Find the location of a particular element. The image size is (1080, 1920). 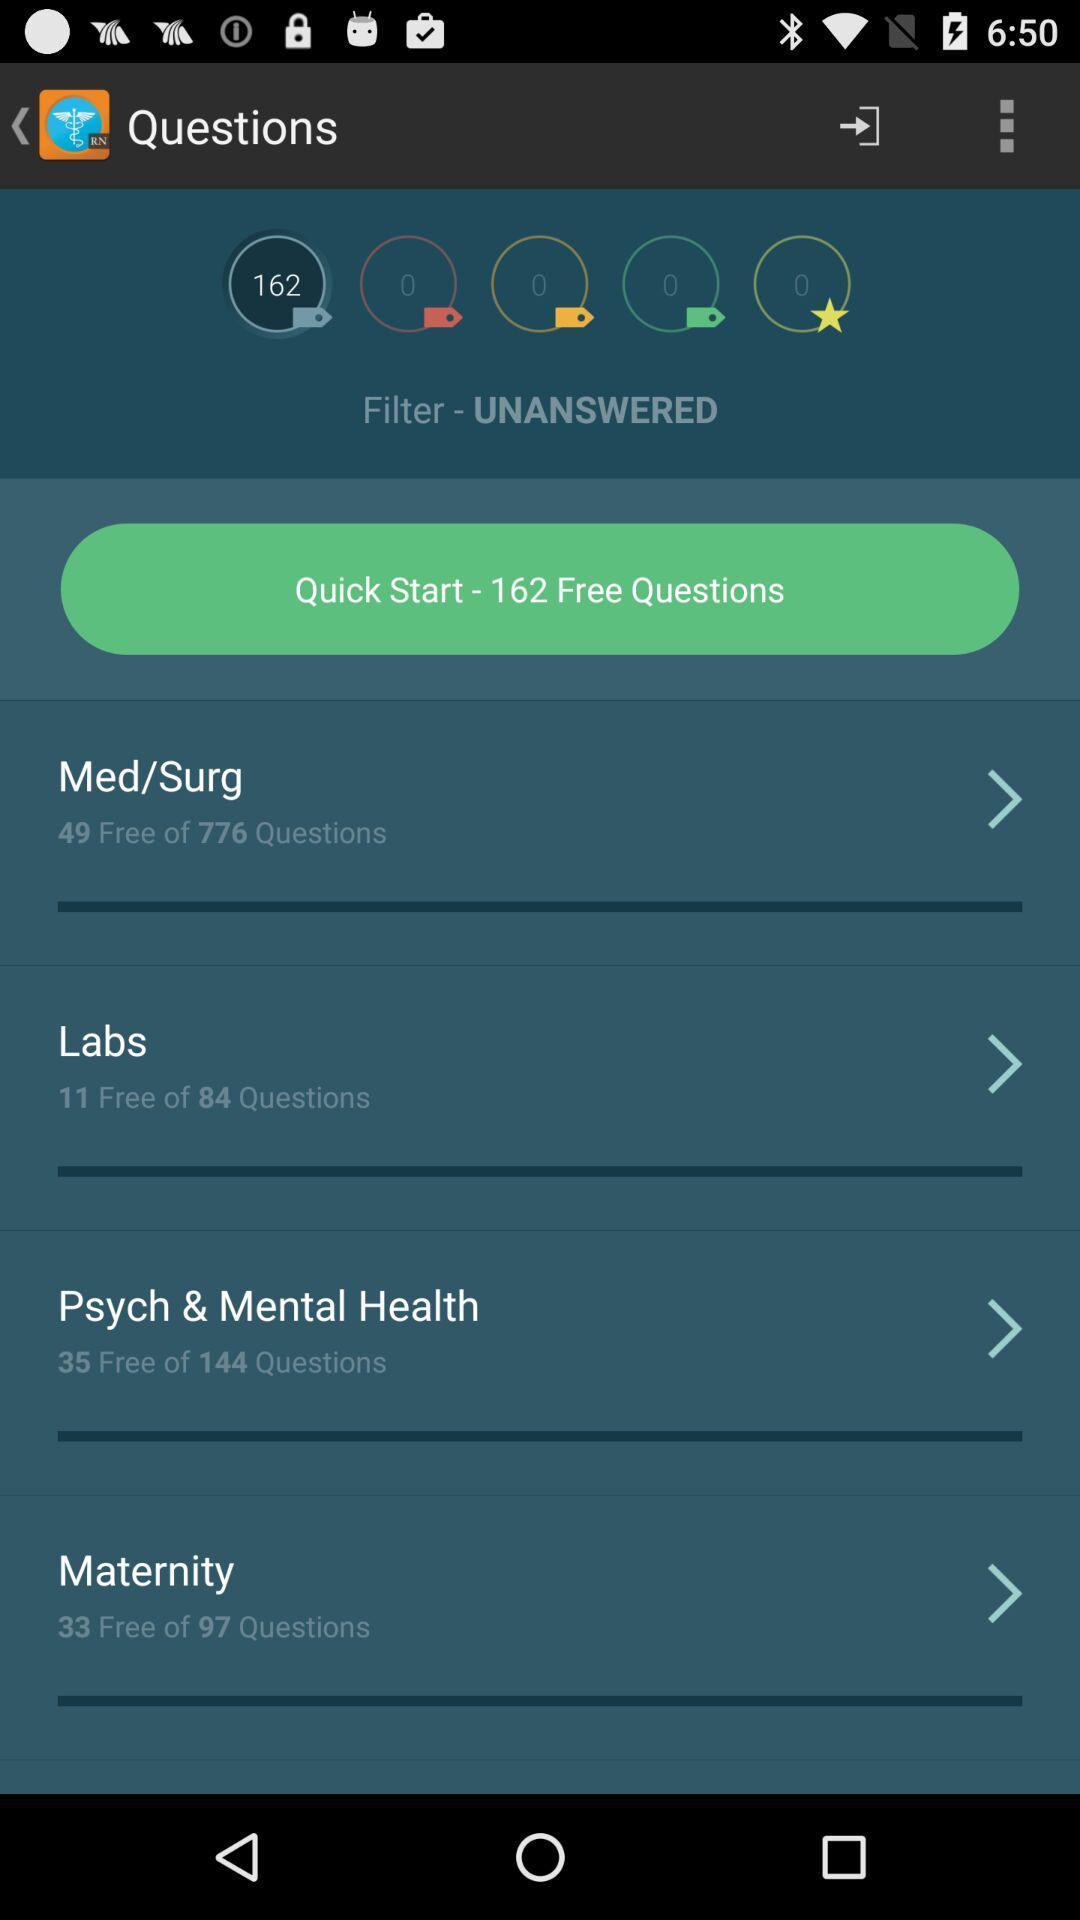

icon next to the questions icon is located at coordinates (858, 124).